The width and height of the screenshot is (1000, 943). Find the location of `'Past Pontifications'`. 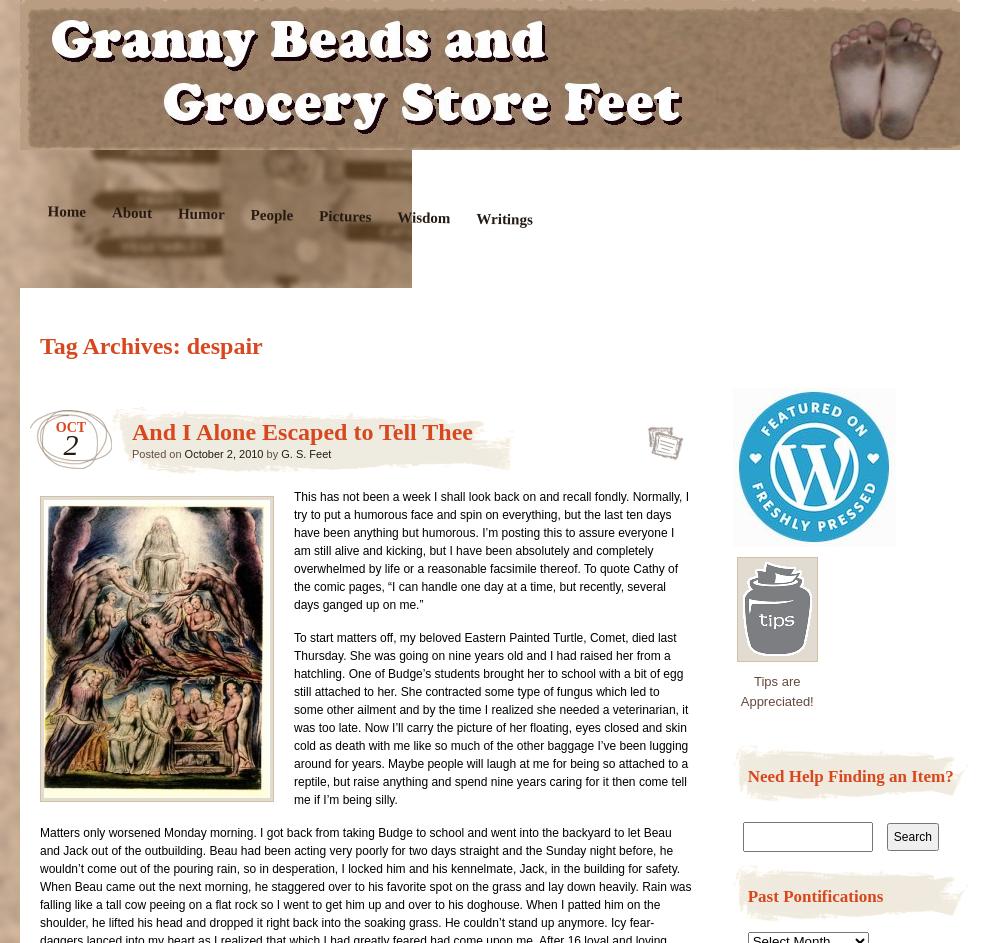

'Past Pontifications' is located at coordinates (814, 895).